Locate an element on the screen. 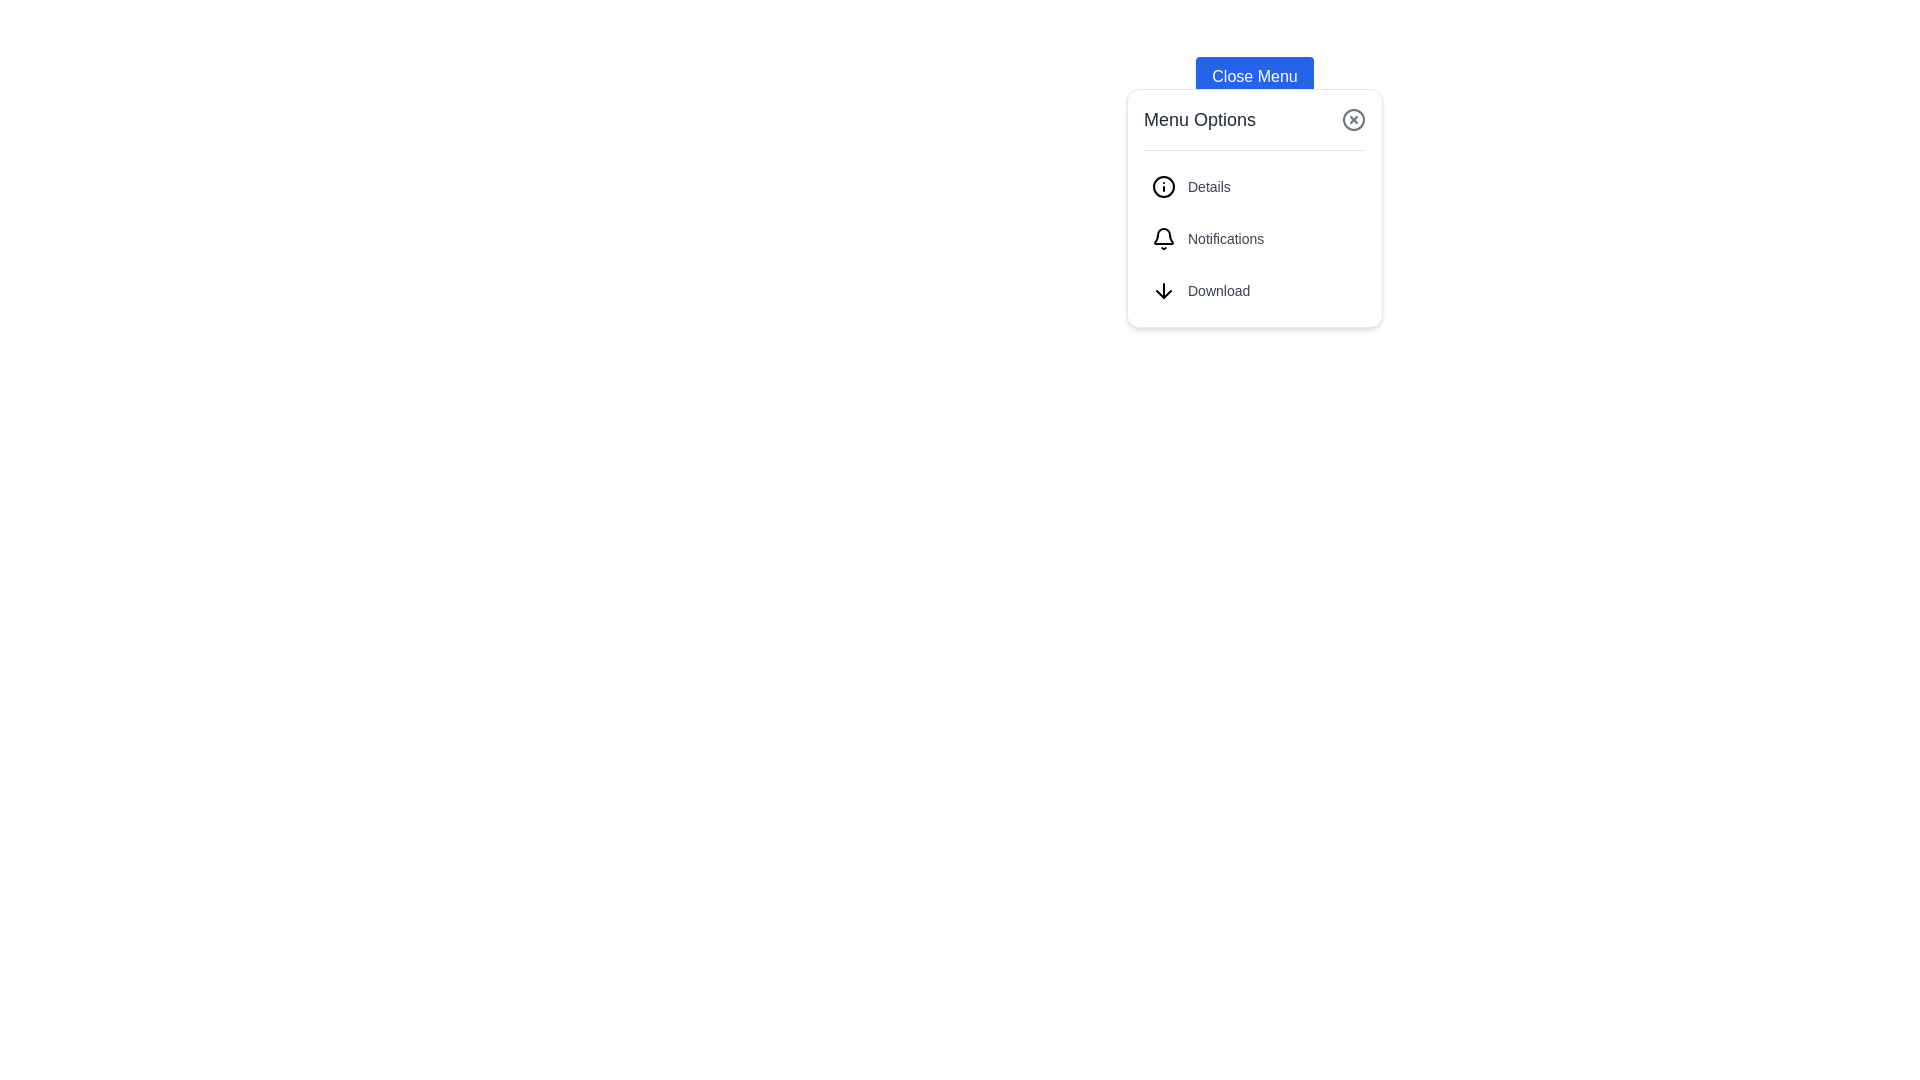 The width and height of the screenshot is (1920, 1080). the 'Menu Options' text label, which displays in bold, medium-sized dark gray font at the top of the menu popup interface is located at coordinates (1200, 119).